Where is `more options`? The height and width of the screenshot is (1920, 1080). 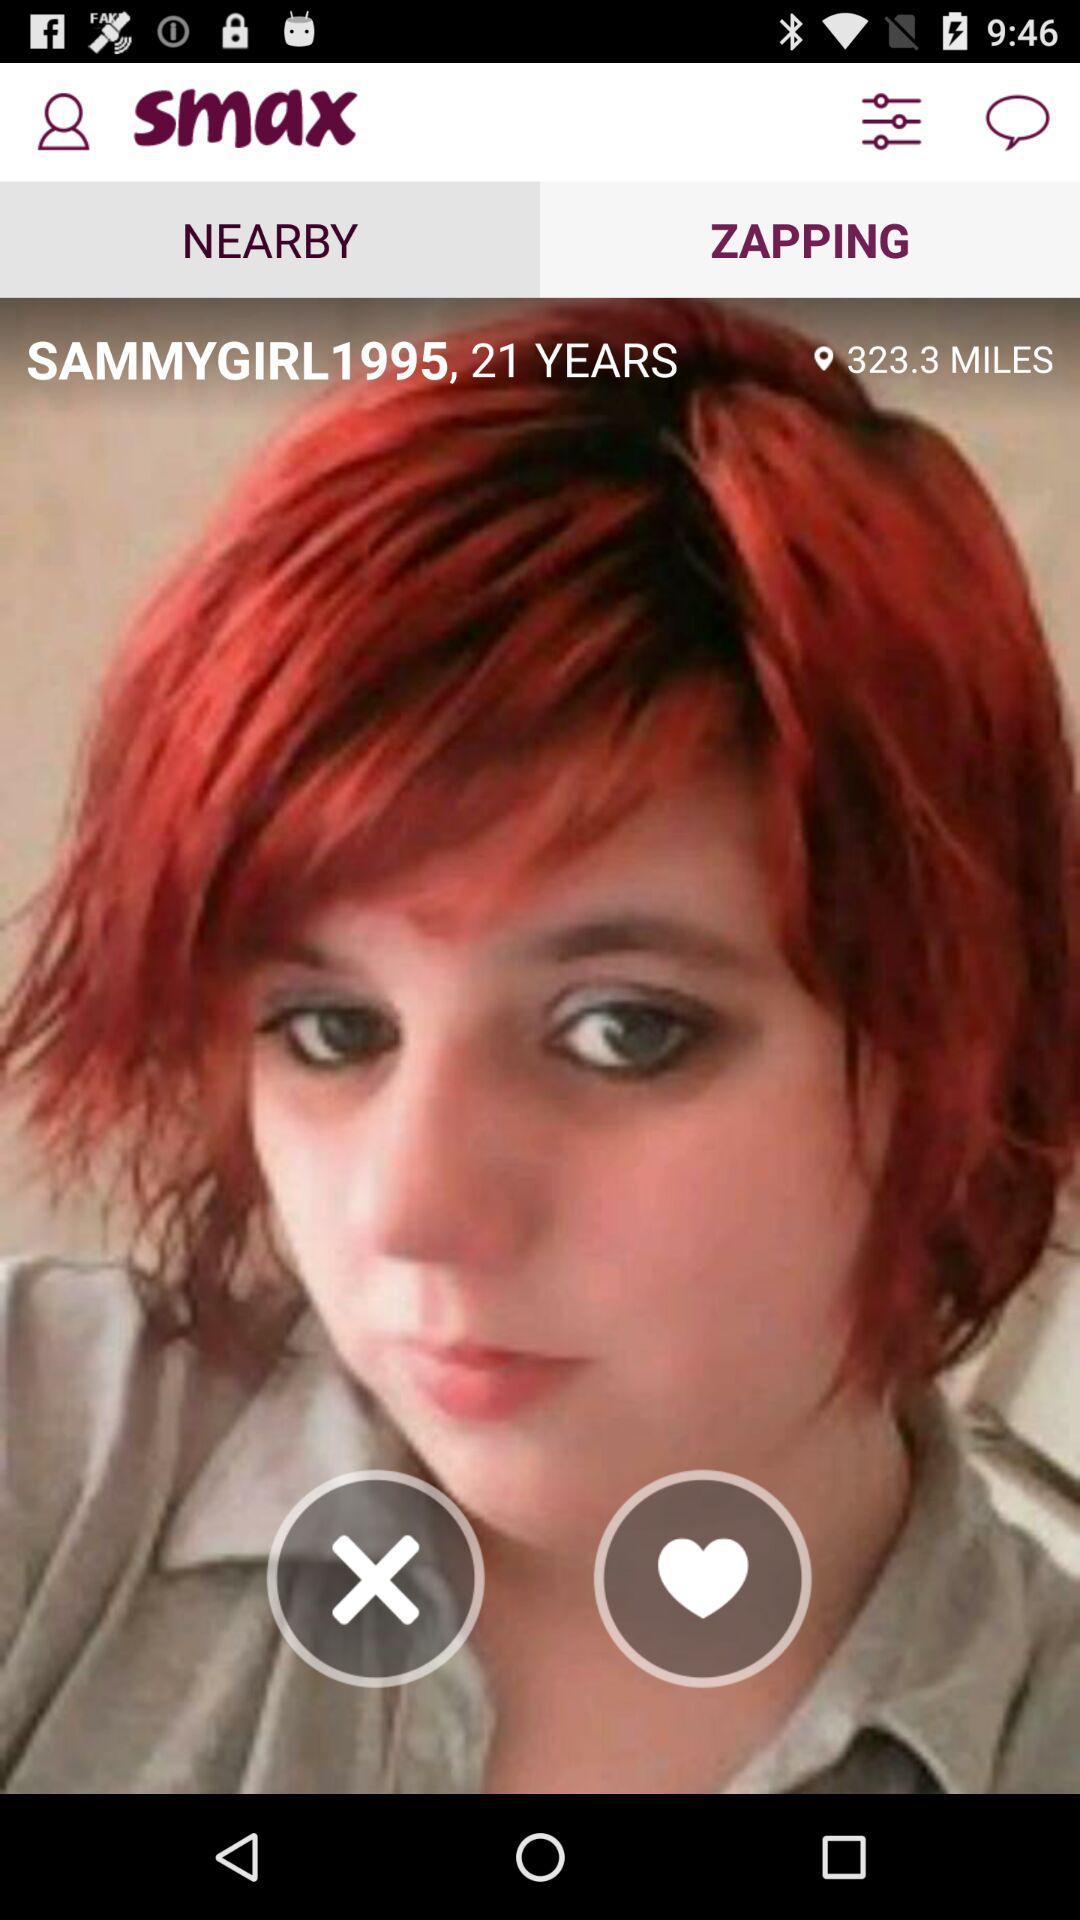
more options is located at coordinates (890, 121).